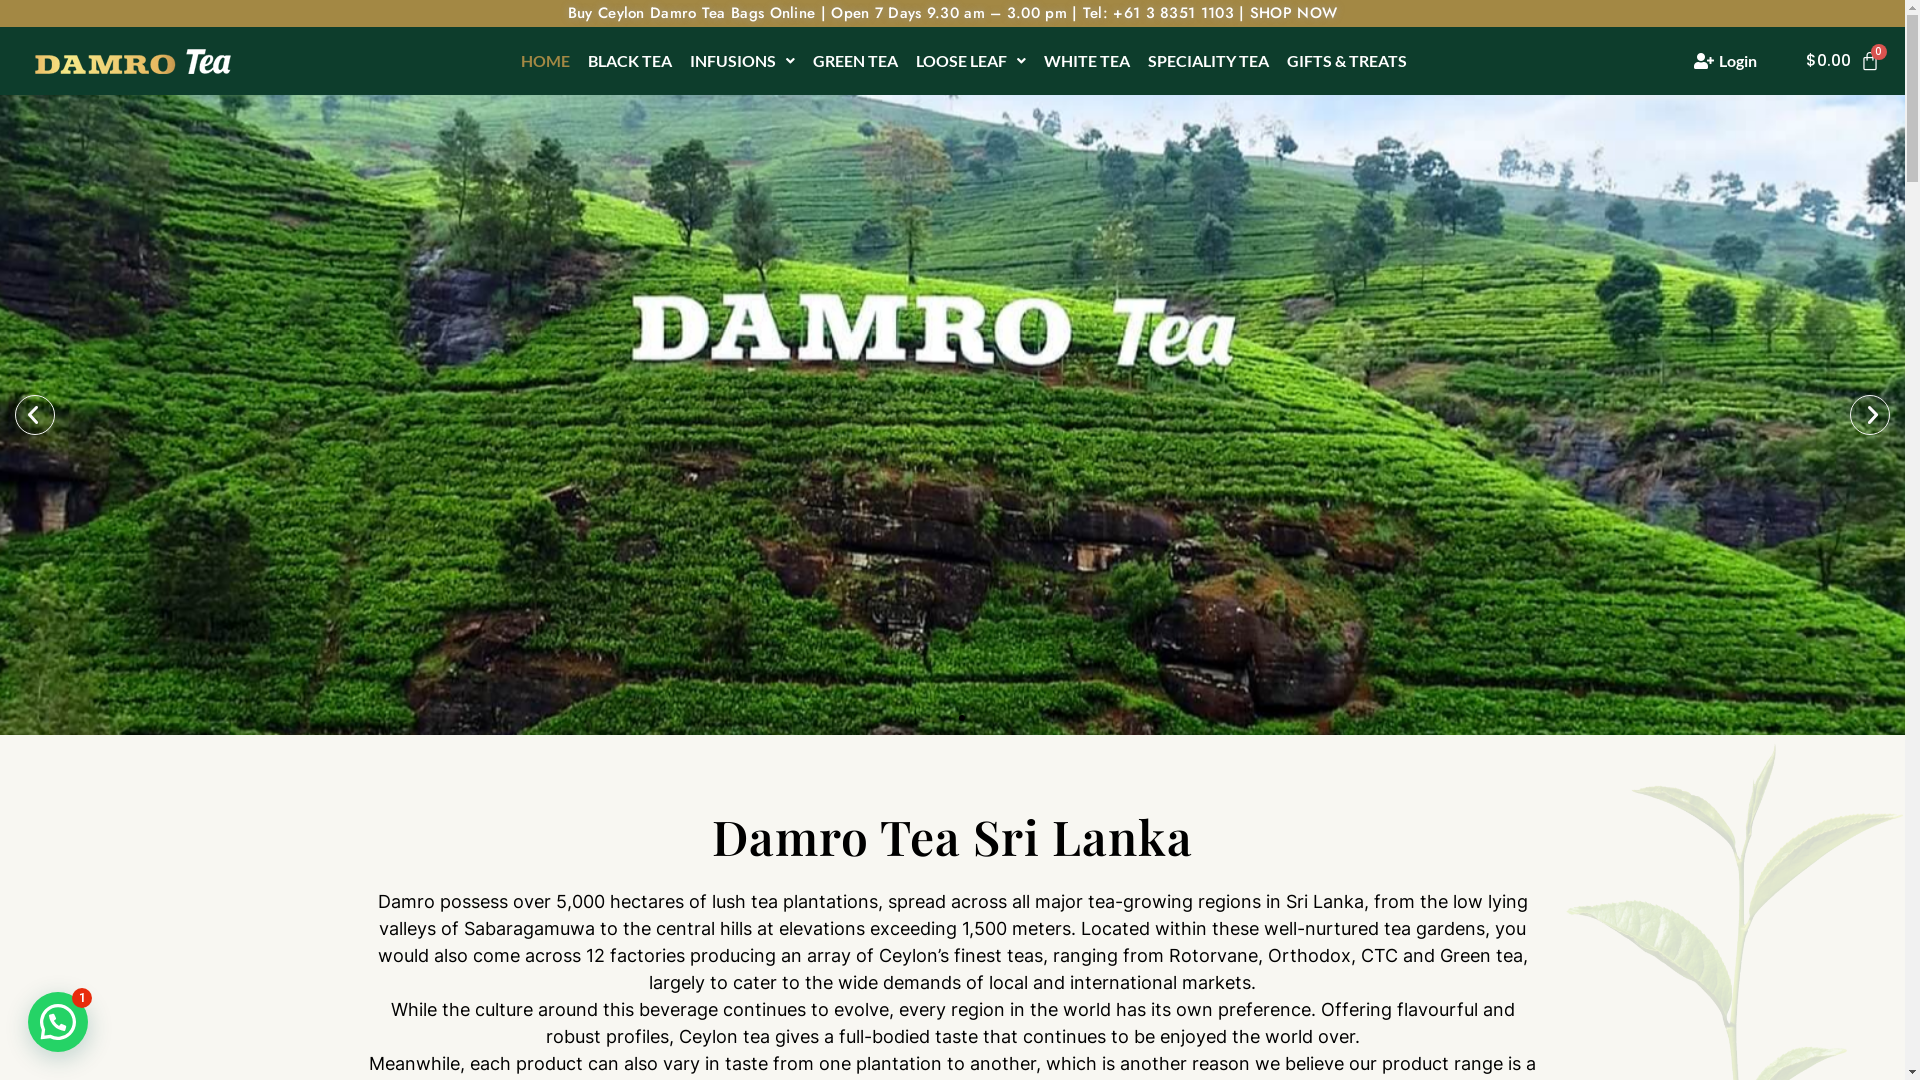  I want to click on '$0.00', so click(1842, 60).